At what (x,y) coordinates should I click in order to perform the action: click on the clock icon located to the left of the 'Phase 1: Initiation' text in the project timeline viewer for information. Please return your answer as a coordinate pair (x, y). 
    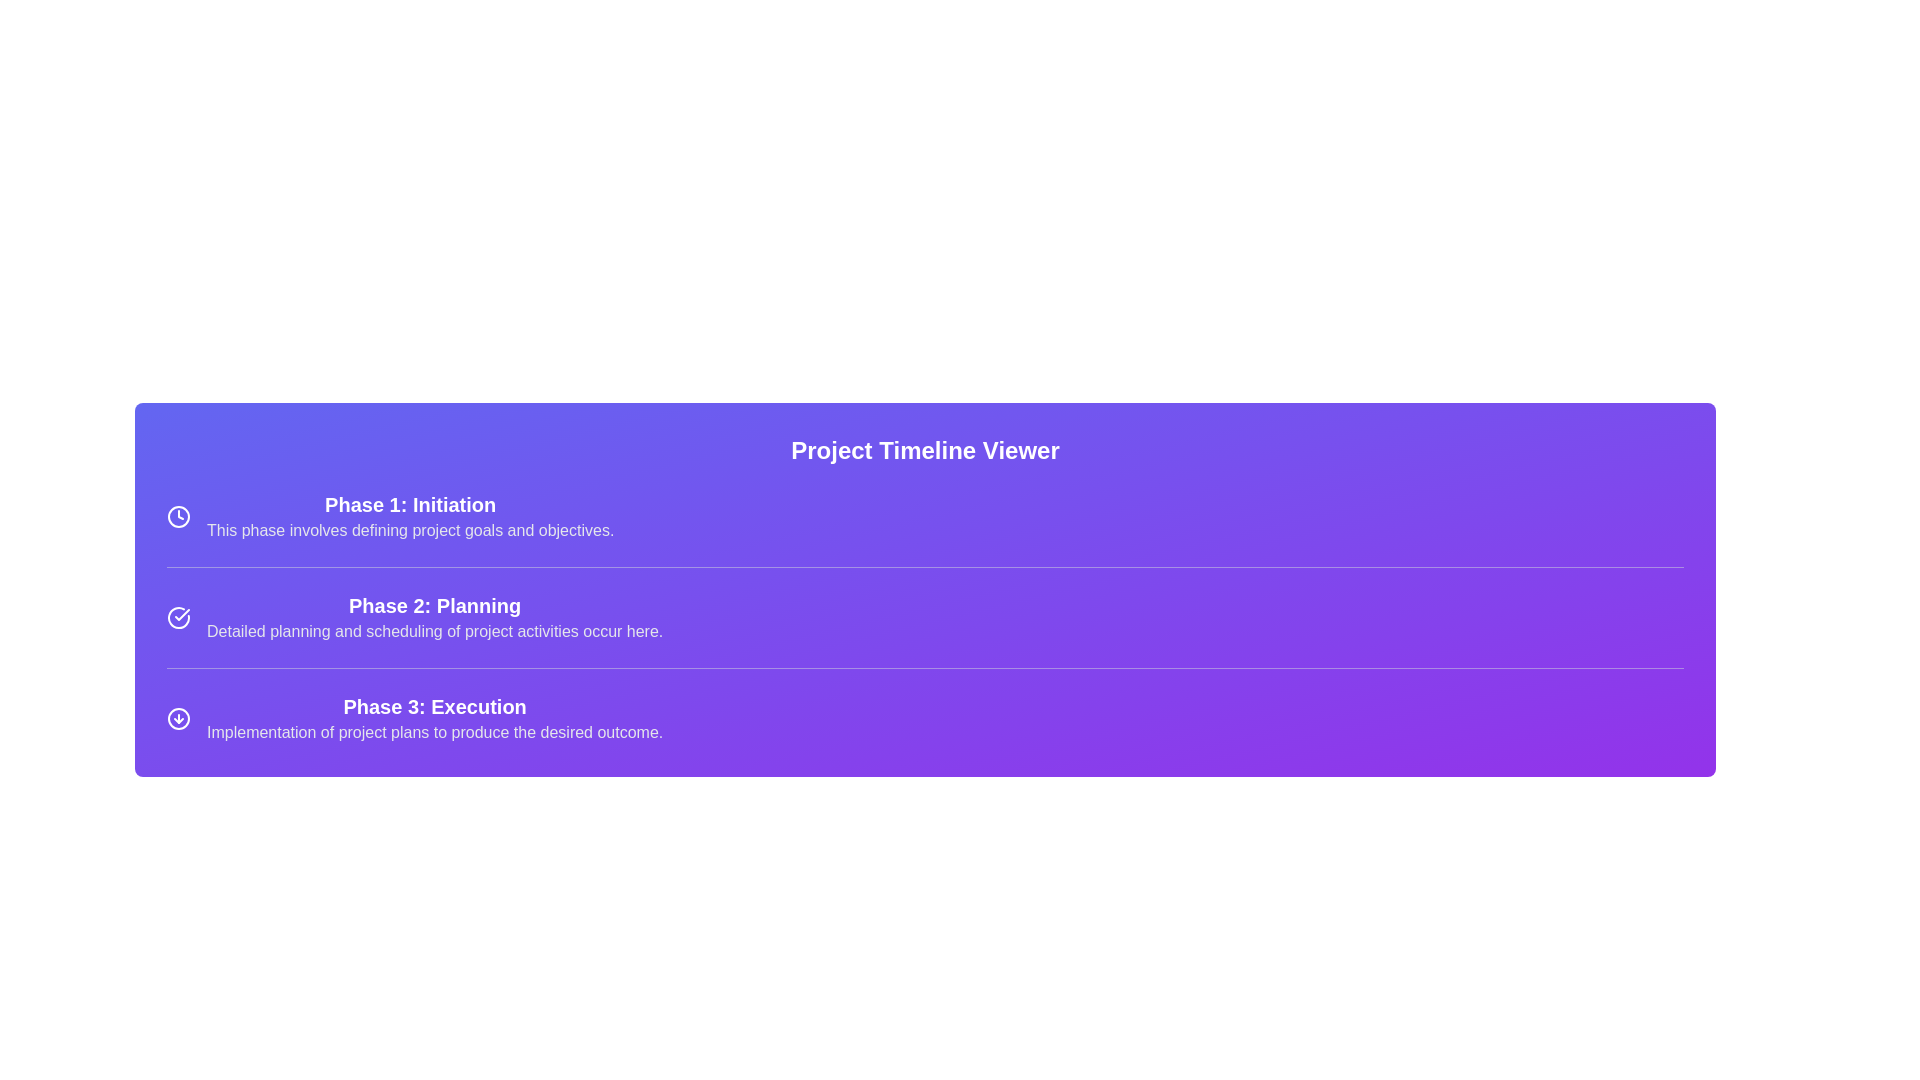
    Looking at the image, I should click on (178, 515).